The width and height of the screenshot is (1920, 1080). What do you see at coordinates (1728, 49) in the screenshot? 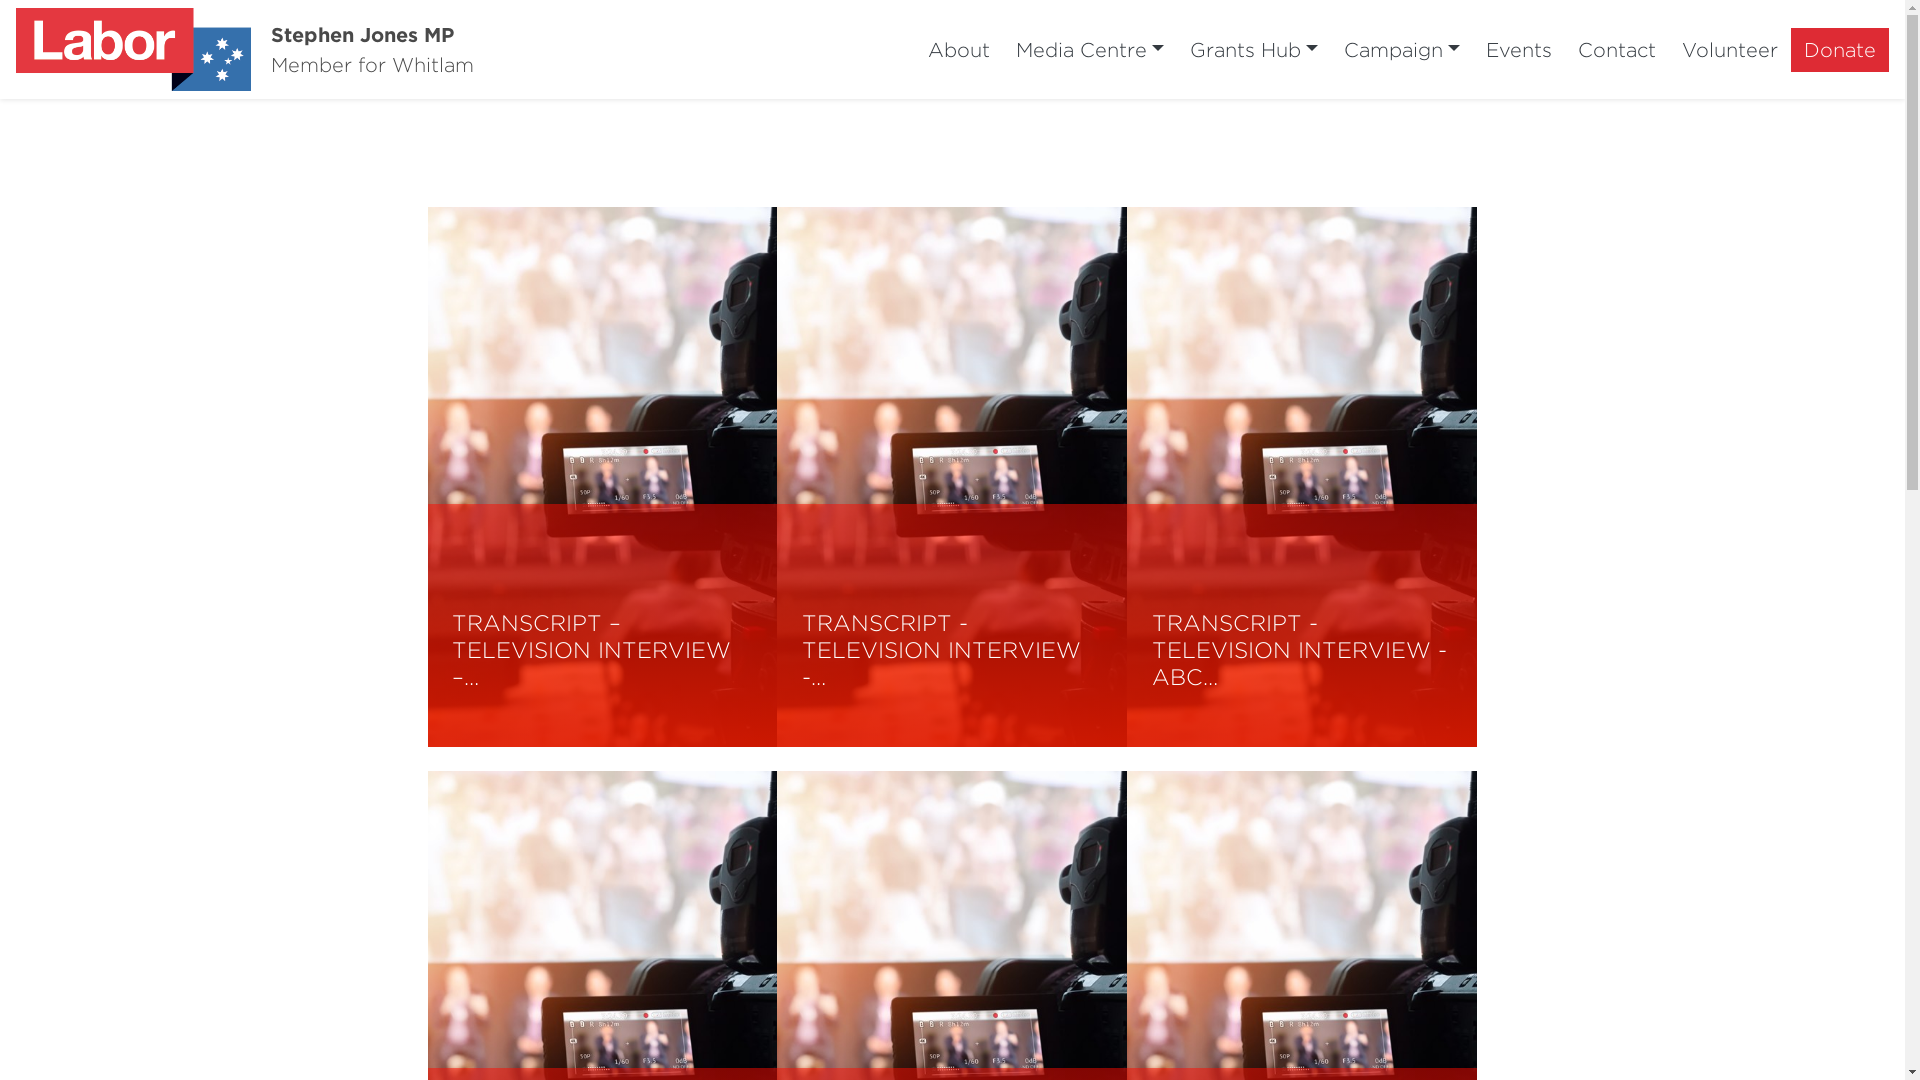
I see `'Volunteer'` at bounding box center [1728, 49].